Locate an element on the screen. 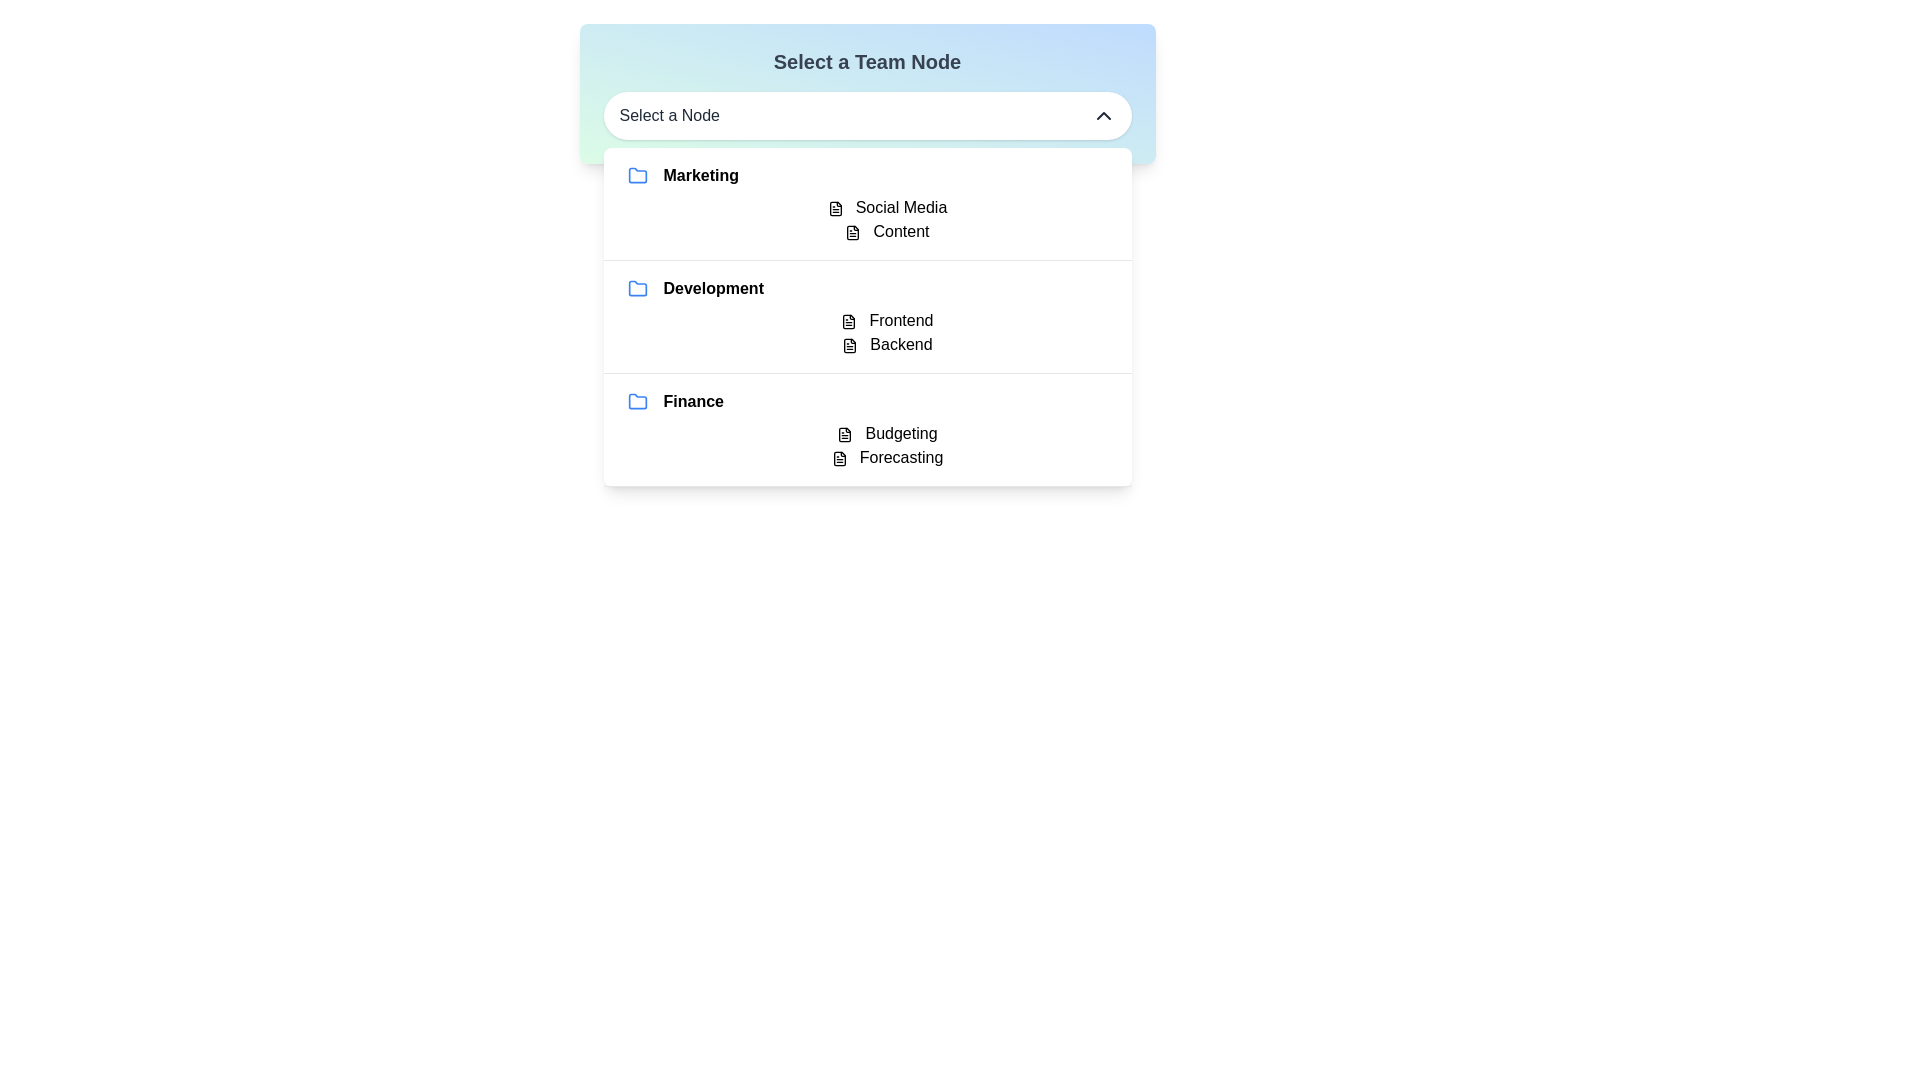 This screenshot has height=1080, width=1920. the folder icon representing the 'Marketing' menu item is located at coordinates (636, 174).